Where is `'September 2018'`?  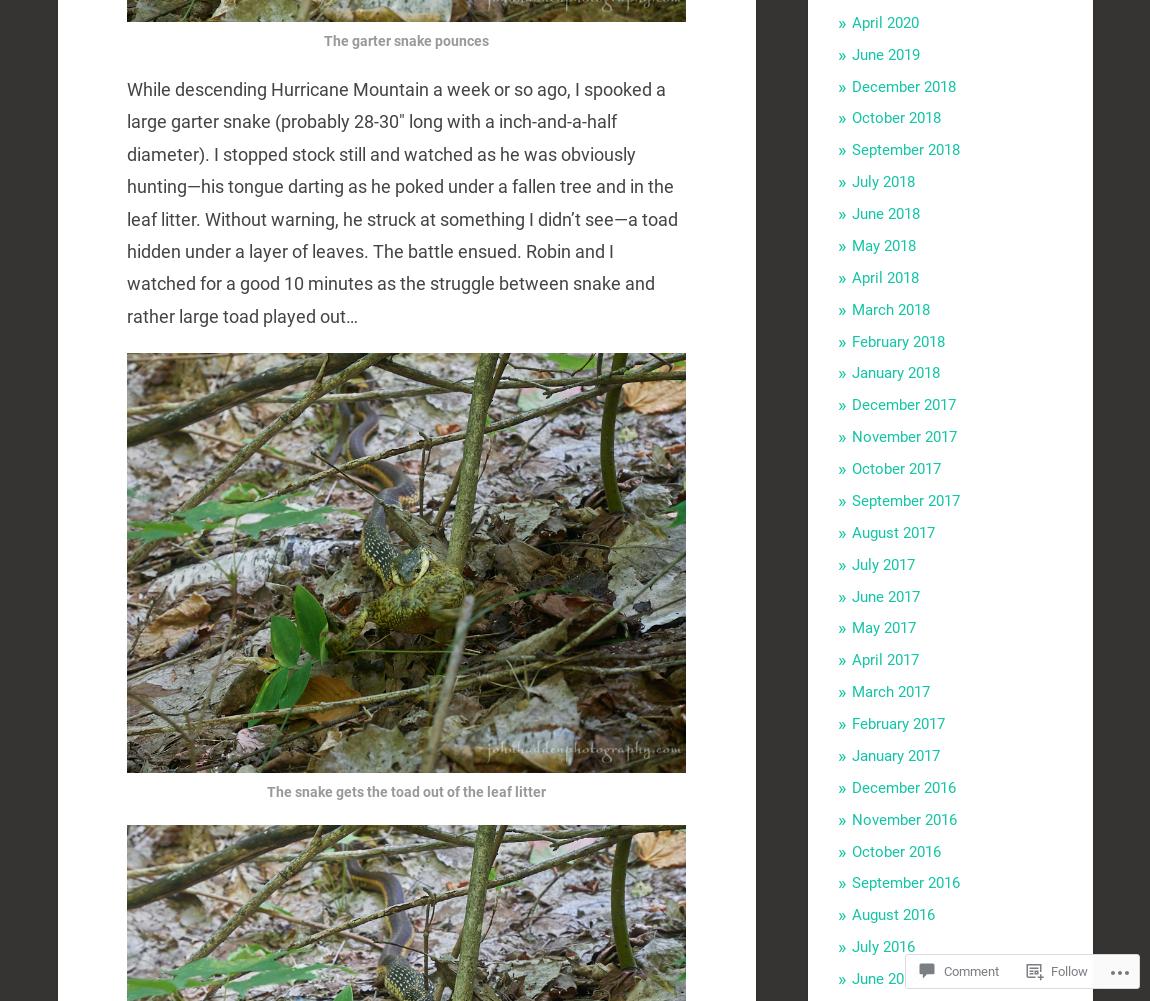
'September 2018' is located at coordinates (905, 150).